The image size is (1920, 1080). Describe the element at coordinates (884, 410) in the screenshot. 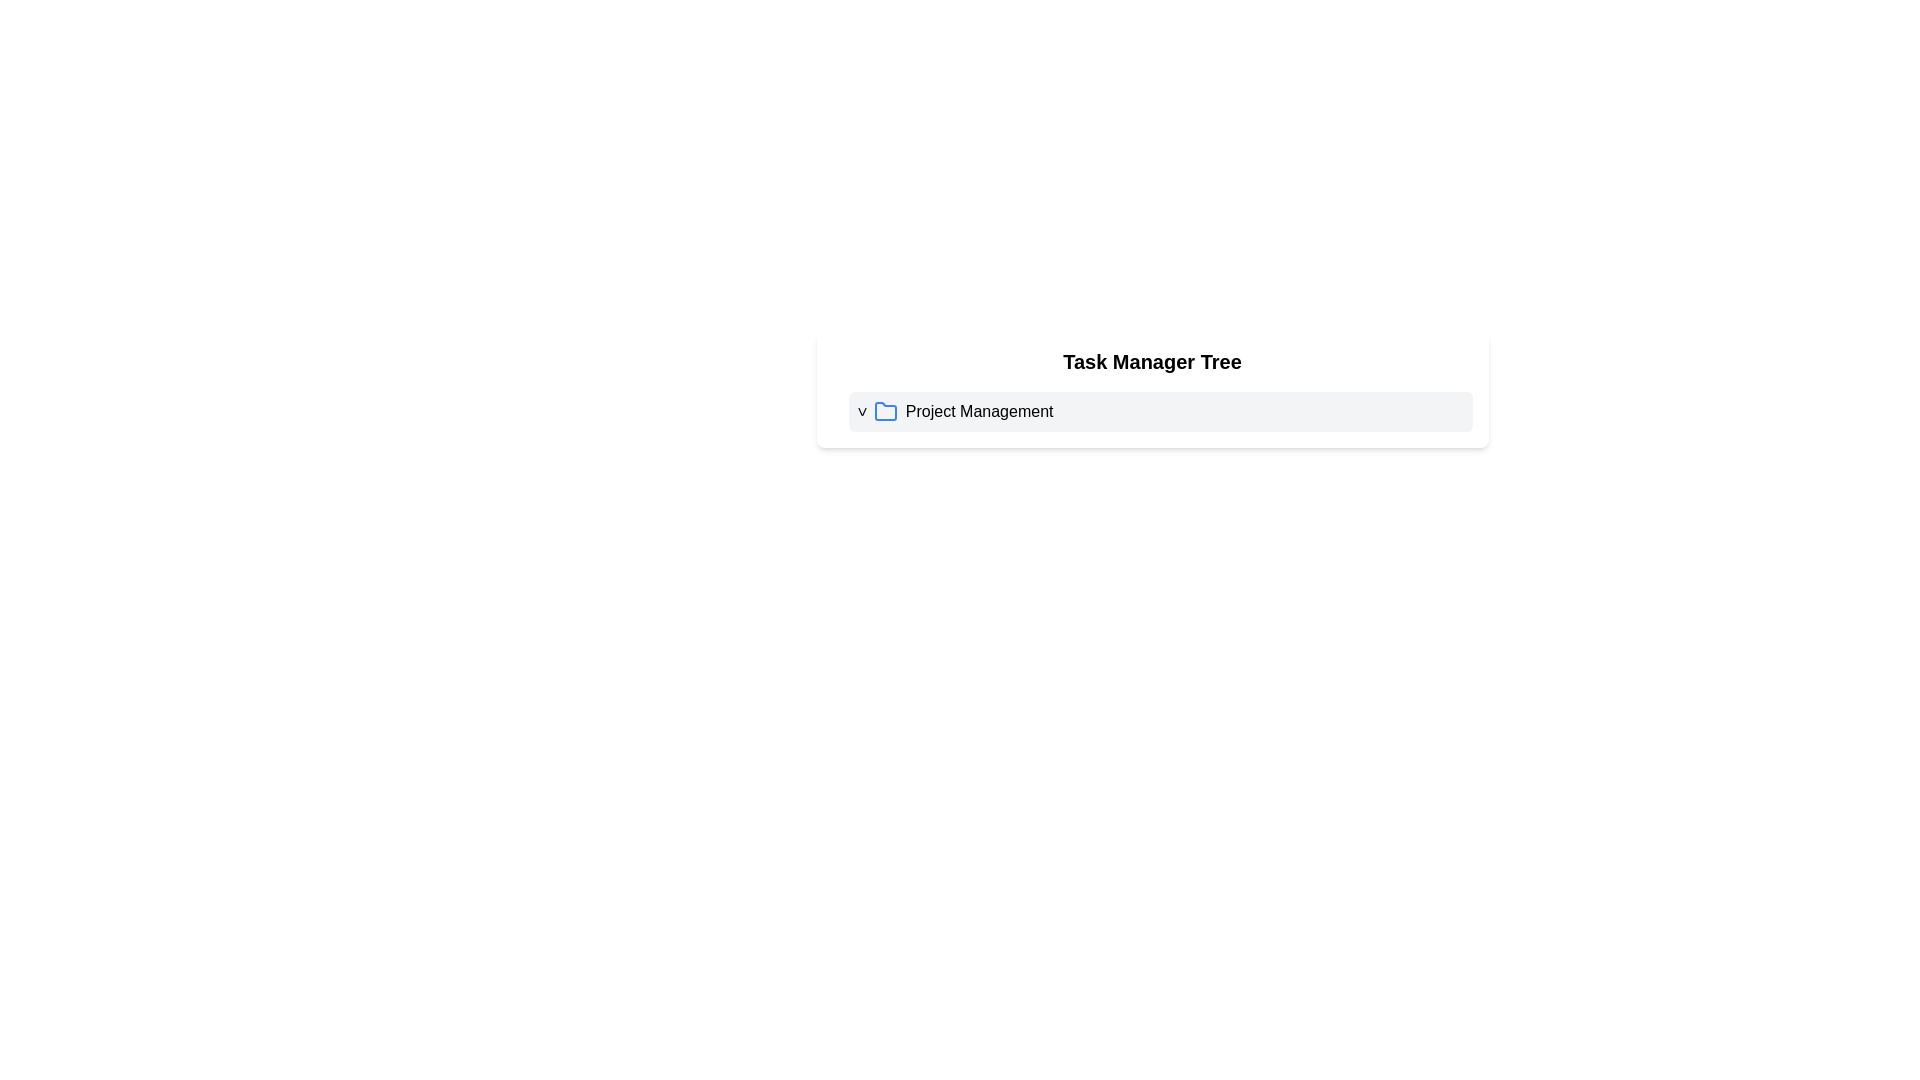

I see `the blue outlined folder icon located to the left of the 'Project Management' text in the 'Task Manager Tree' interface` at that location.